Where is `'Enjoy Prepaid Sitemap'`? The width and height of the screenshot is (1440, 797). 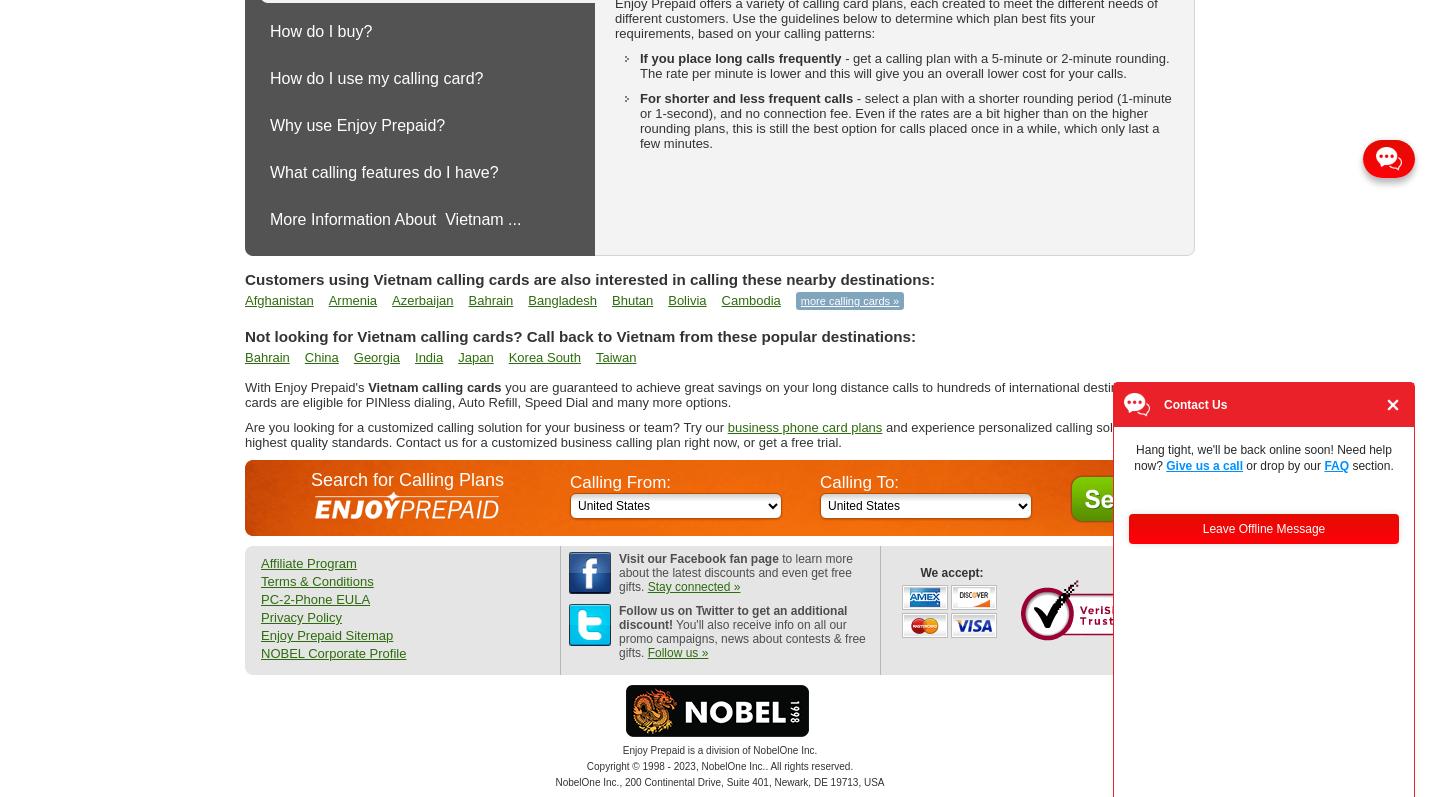 'Enjoy Prepaid Sitemap' is located at coordinates (327, 634).